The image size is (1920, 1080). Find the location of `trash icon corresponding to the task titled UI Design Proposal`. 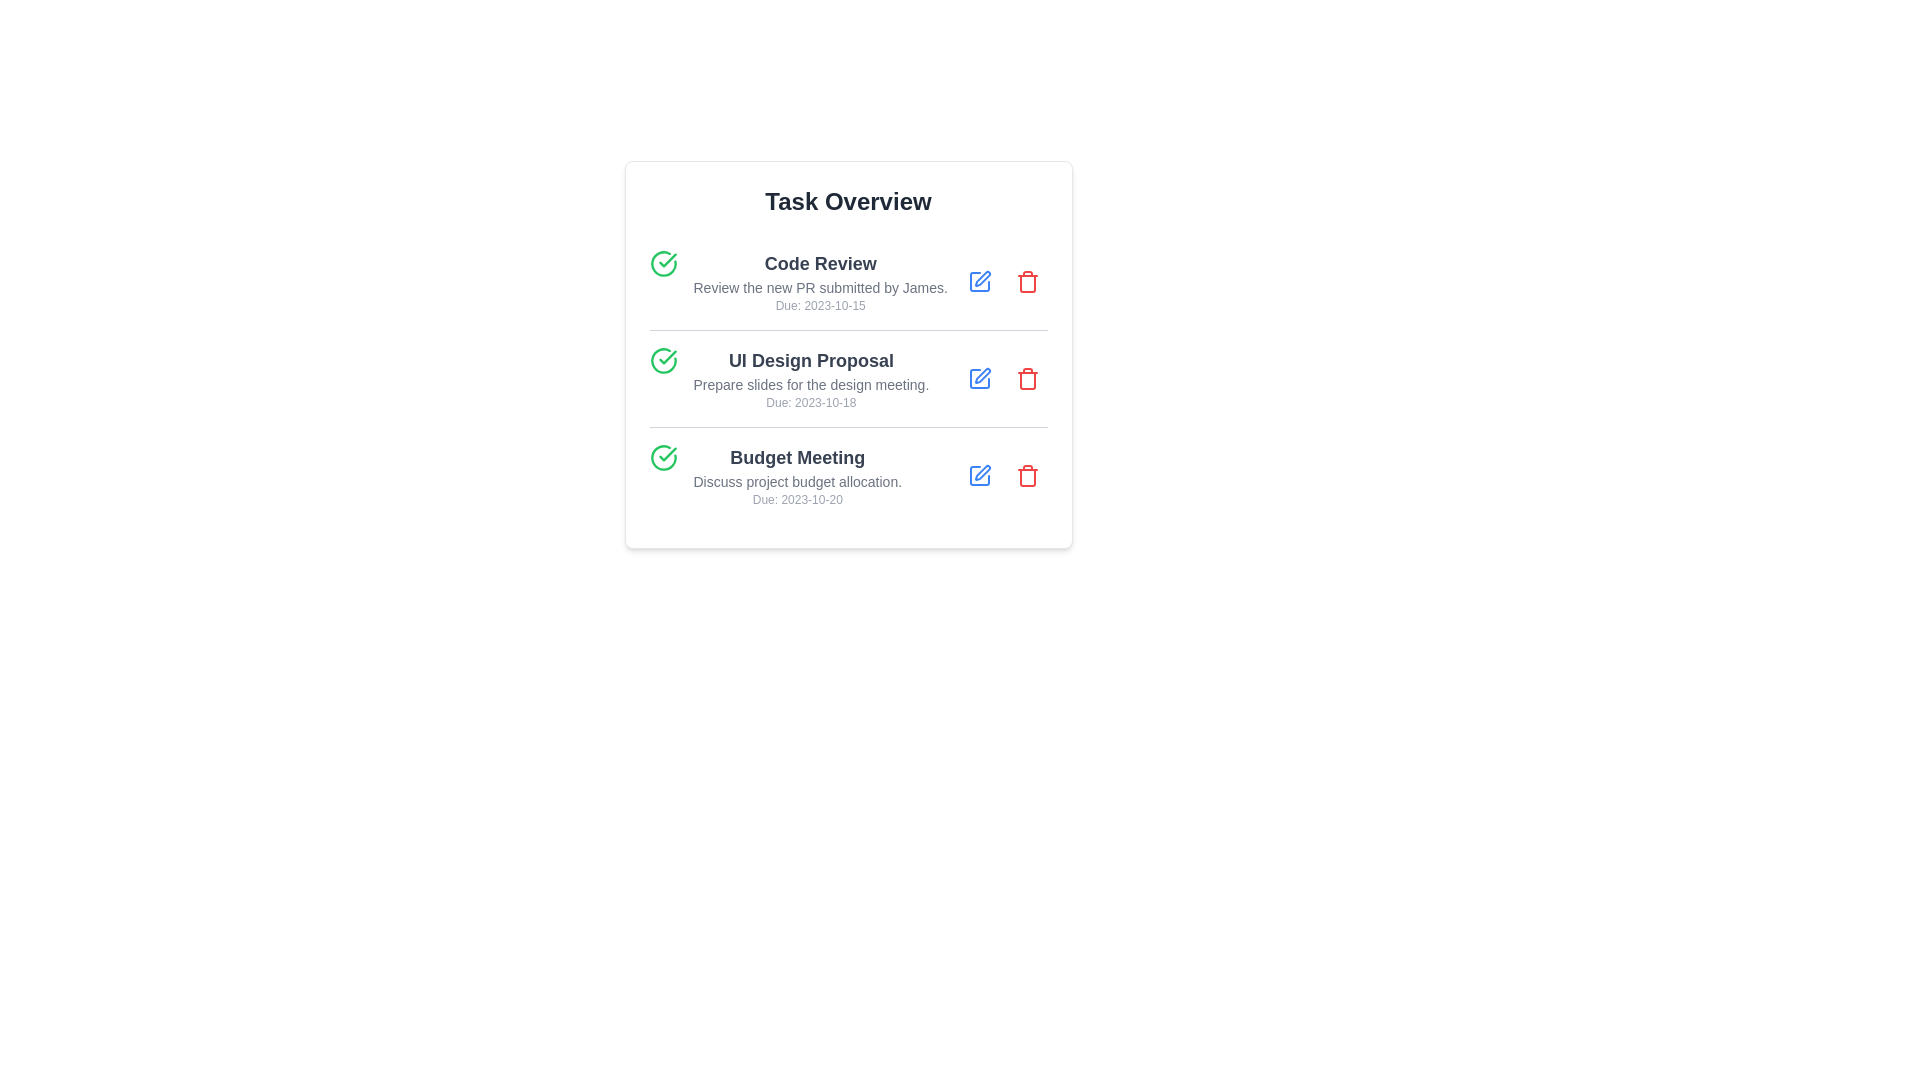

trash icon corresponding to the task titled UI Design Proposal is located at coordinates (1027, 378).